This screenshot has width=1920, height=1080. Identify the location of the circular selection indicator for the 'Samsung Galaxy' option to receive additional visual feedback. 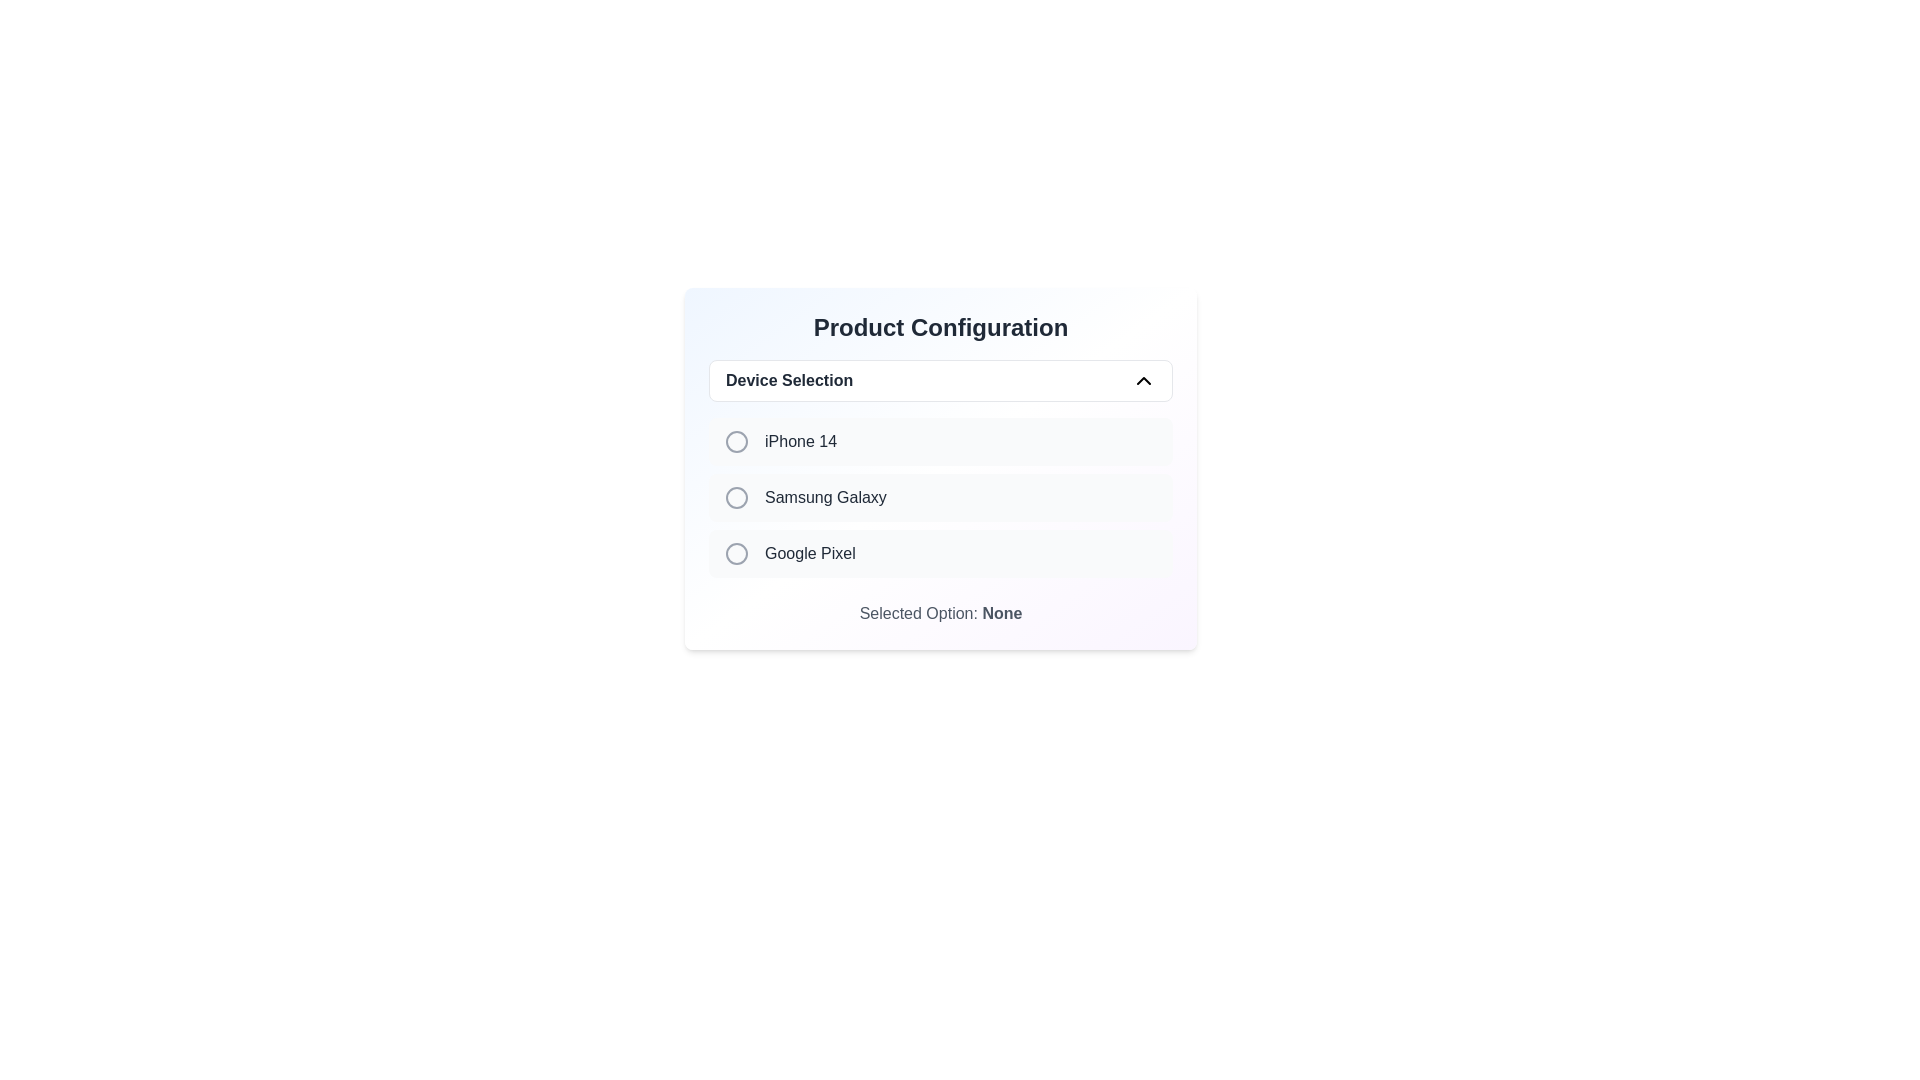
(736, 496).